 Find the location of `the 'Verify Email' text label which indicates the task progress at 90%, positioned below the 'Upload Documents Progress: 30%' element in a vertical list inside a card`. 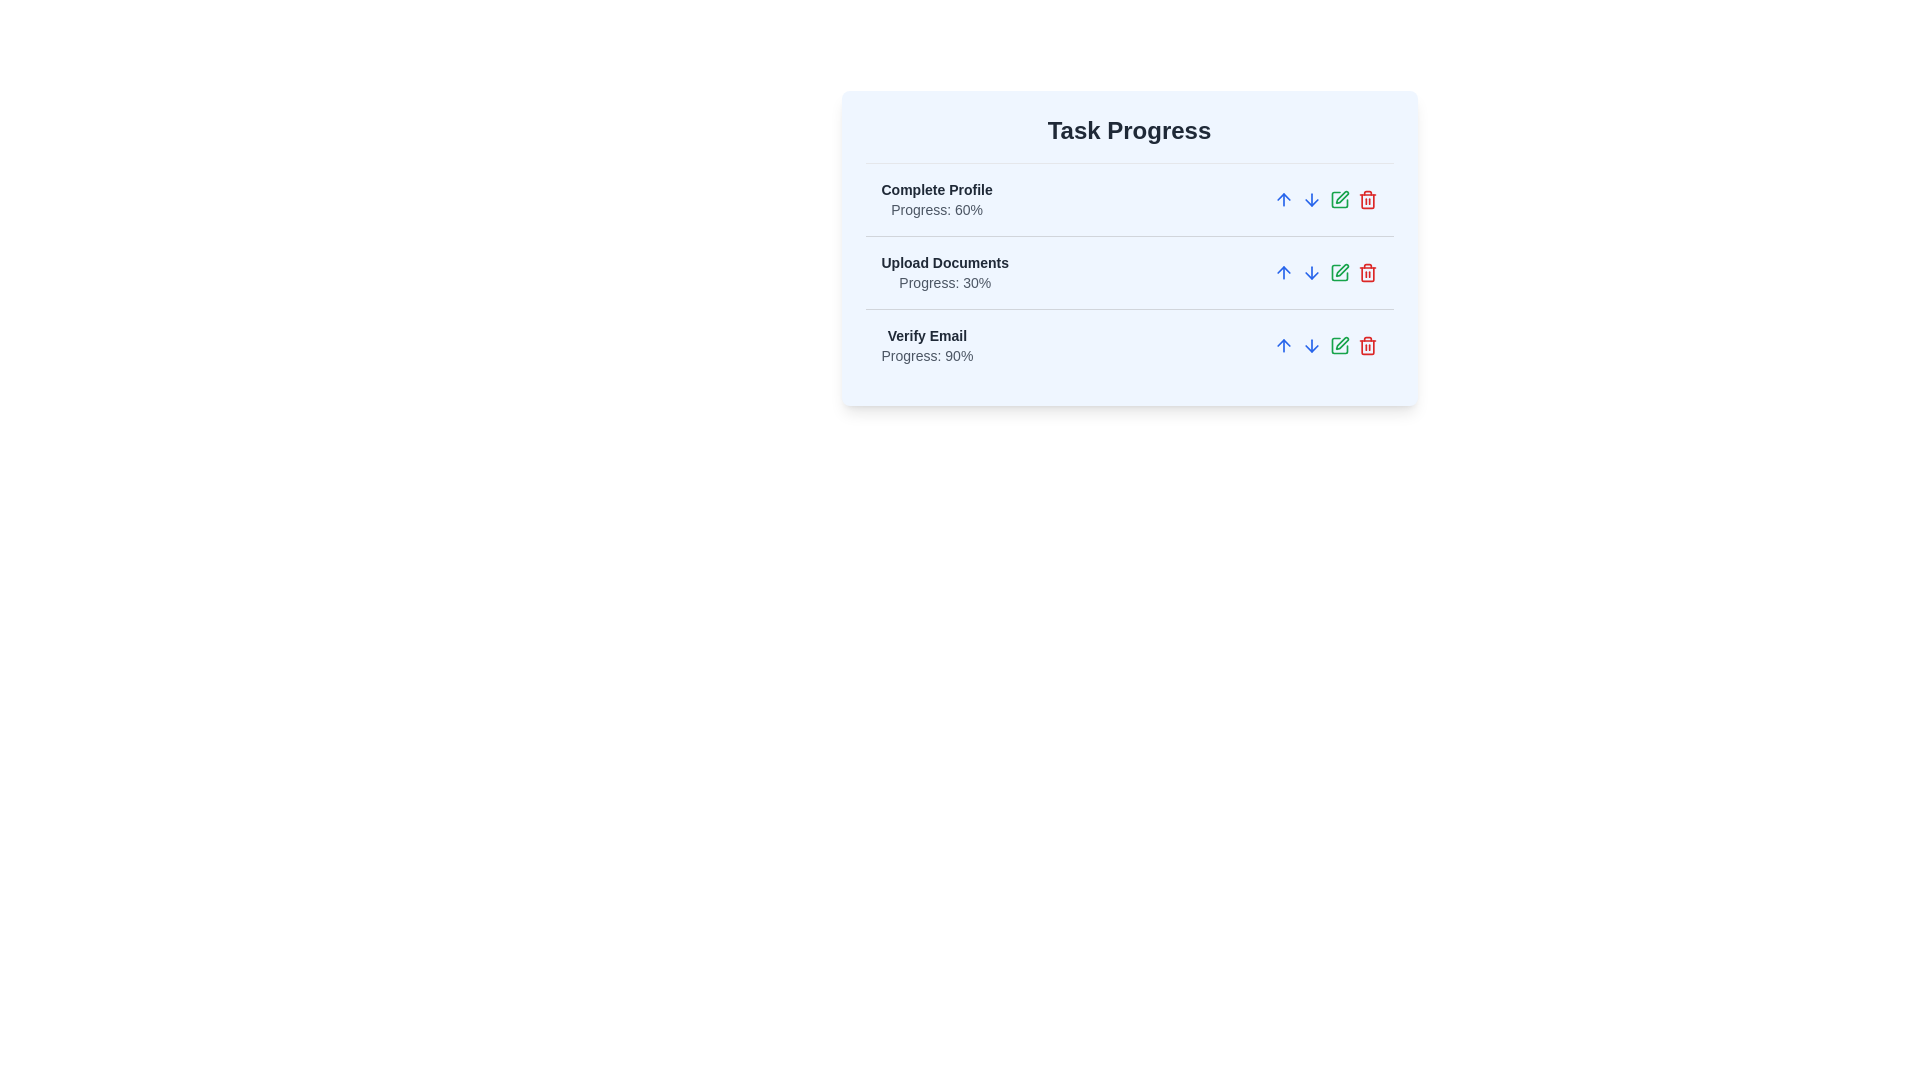

the 'Verify Email' text label which indicates the task progress at 90%, positioned below the 'Upload Documents Progress: 30%' element in a vertical list inside a card is located at coordinates (926, 345).